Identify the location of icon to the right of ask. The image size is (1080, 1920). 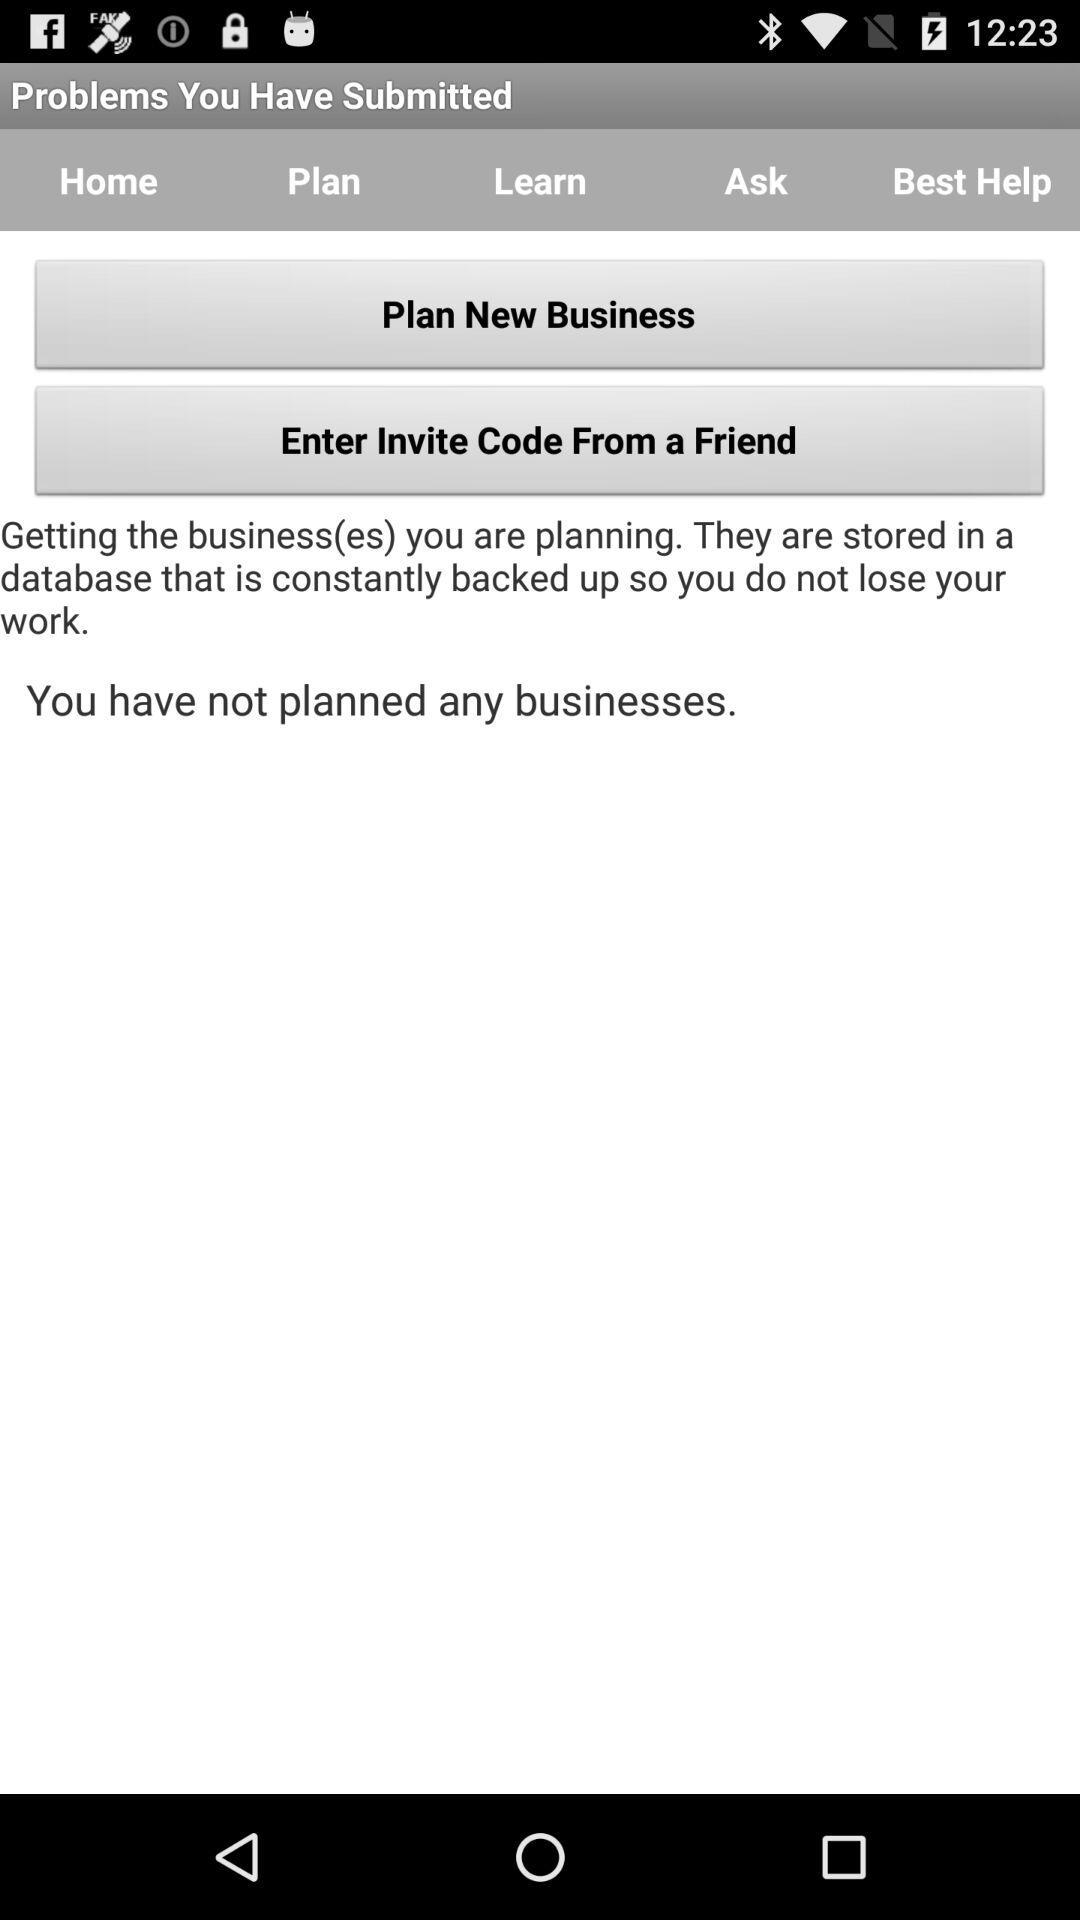
(971, 180).